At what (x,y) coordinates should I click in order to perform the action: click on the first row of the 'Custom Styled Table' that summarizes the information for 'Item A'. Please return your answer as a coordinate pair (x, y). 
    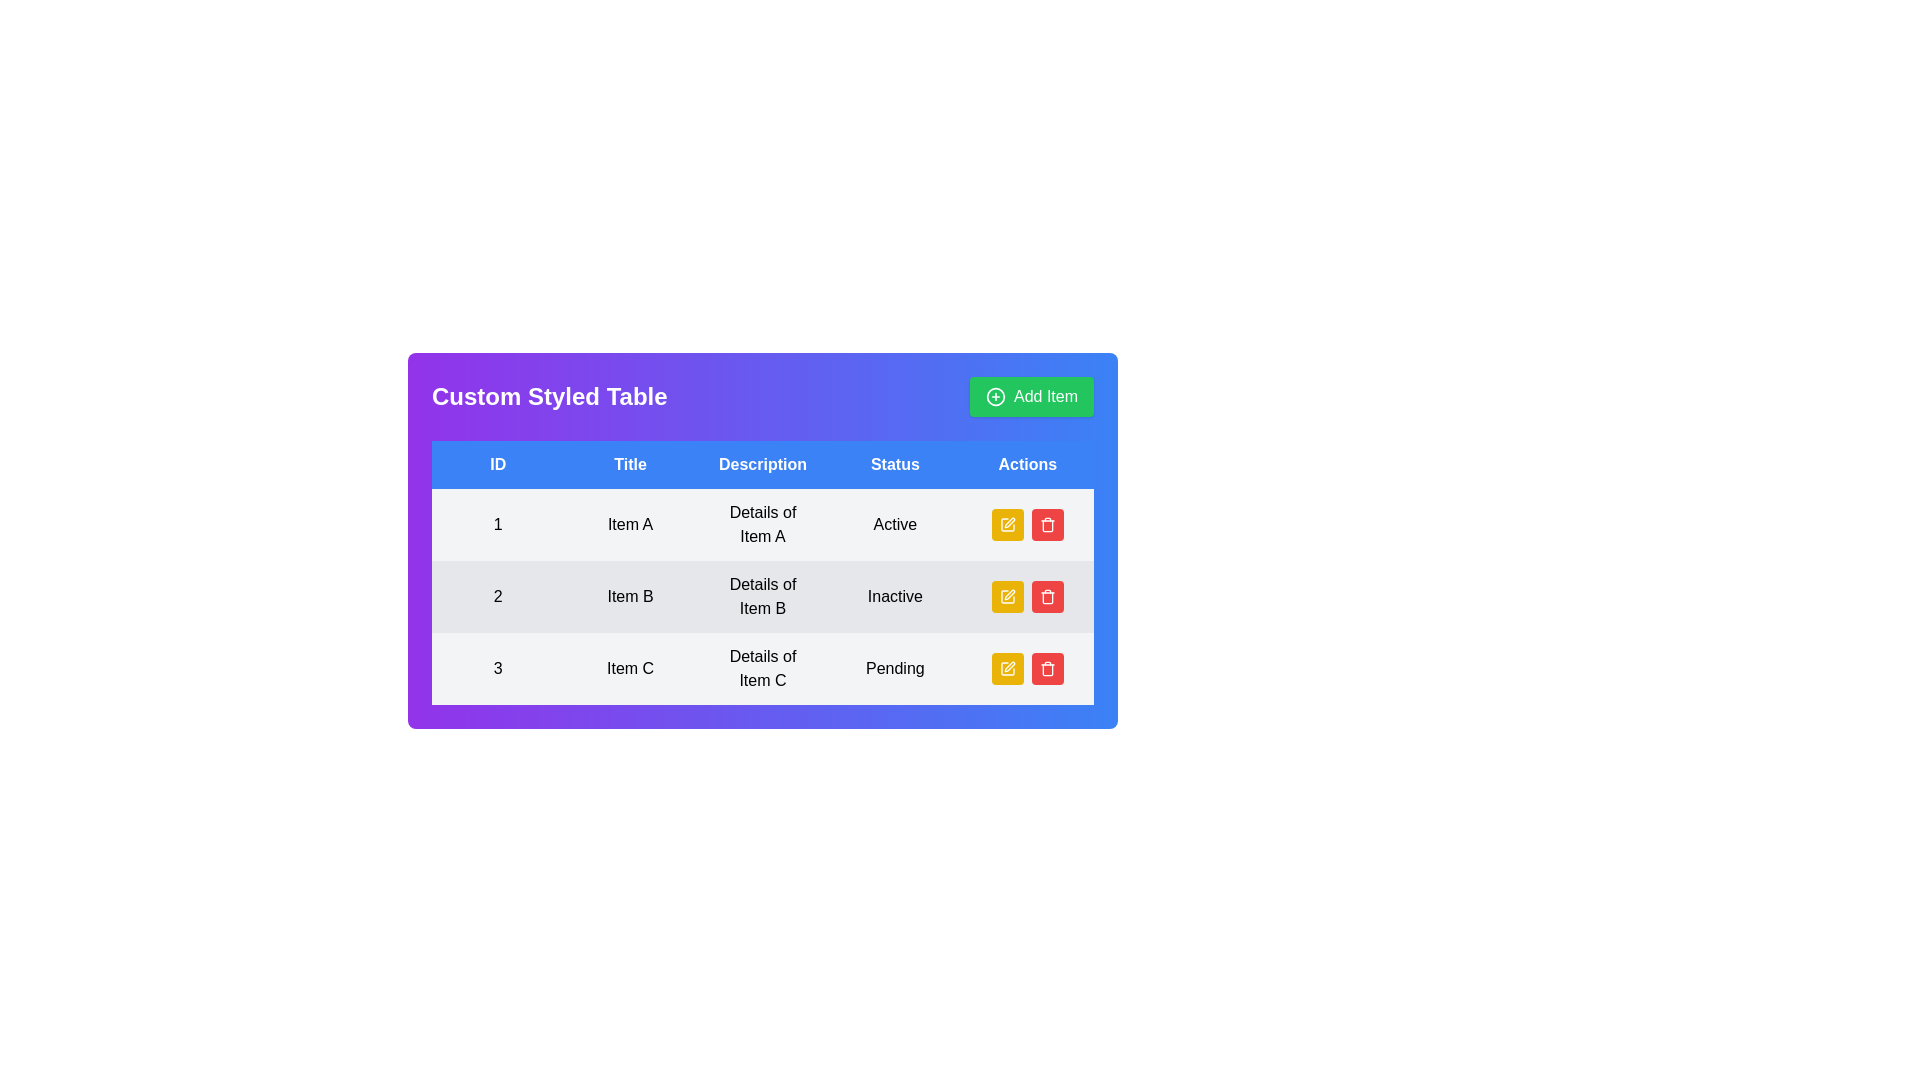
    Looking at the image, I should click on (762, 523).